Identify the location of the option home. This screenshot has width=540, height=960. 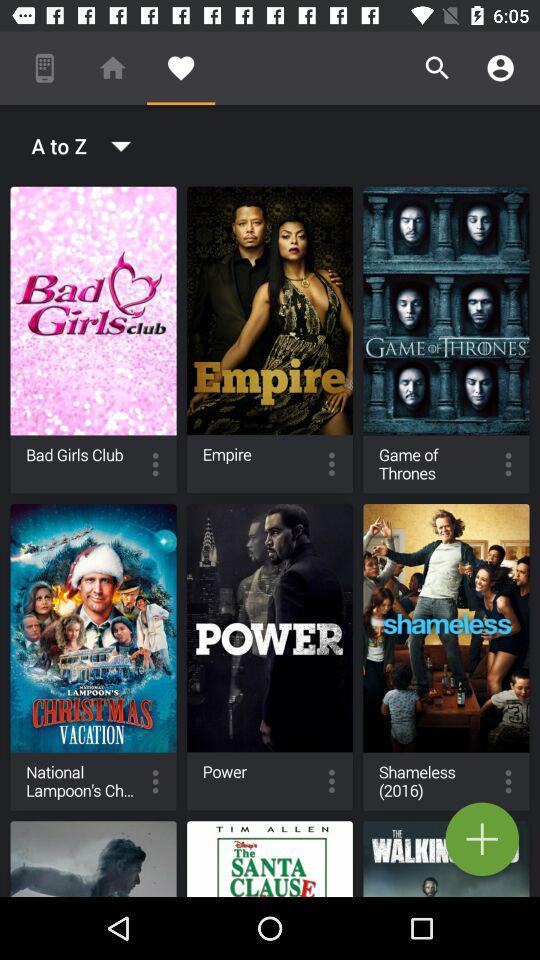
(113, 68).